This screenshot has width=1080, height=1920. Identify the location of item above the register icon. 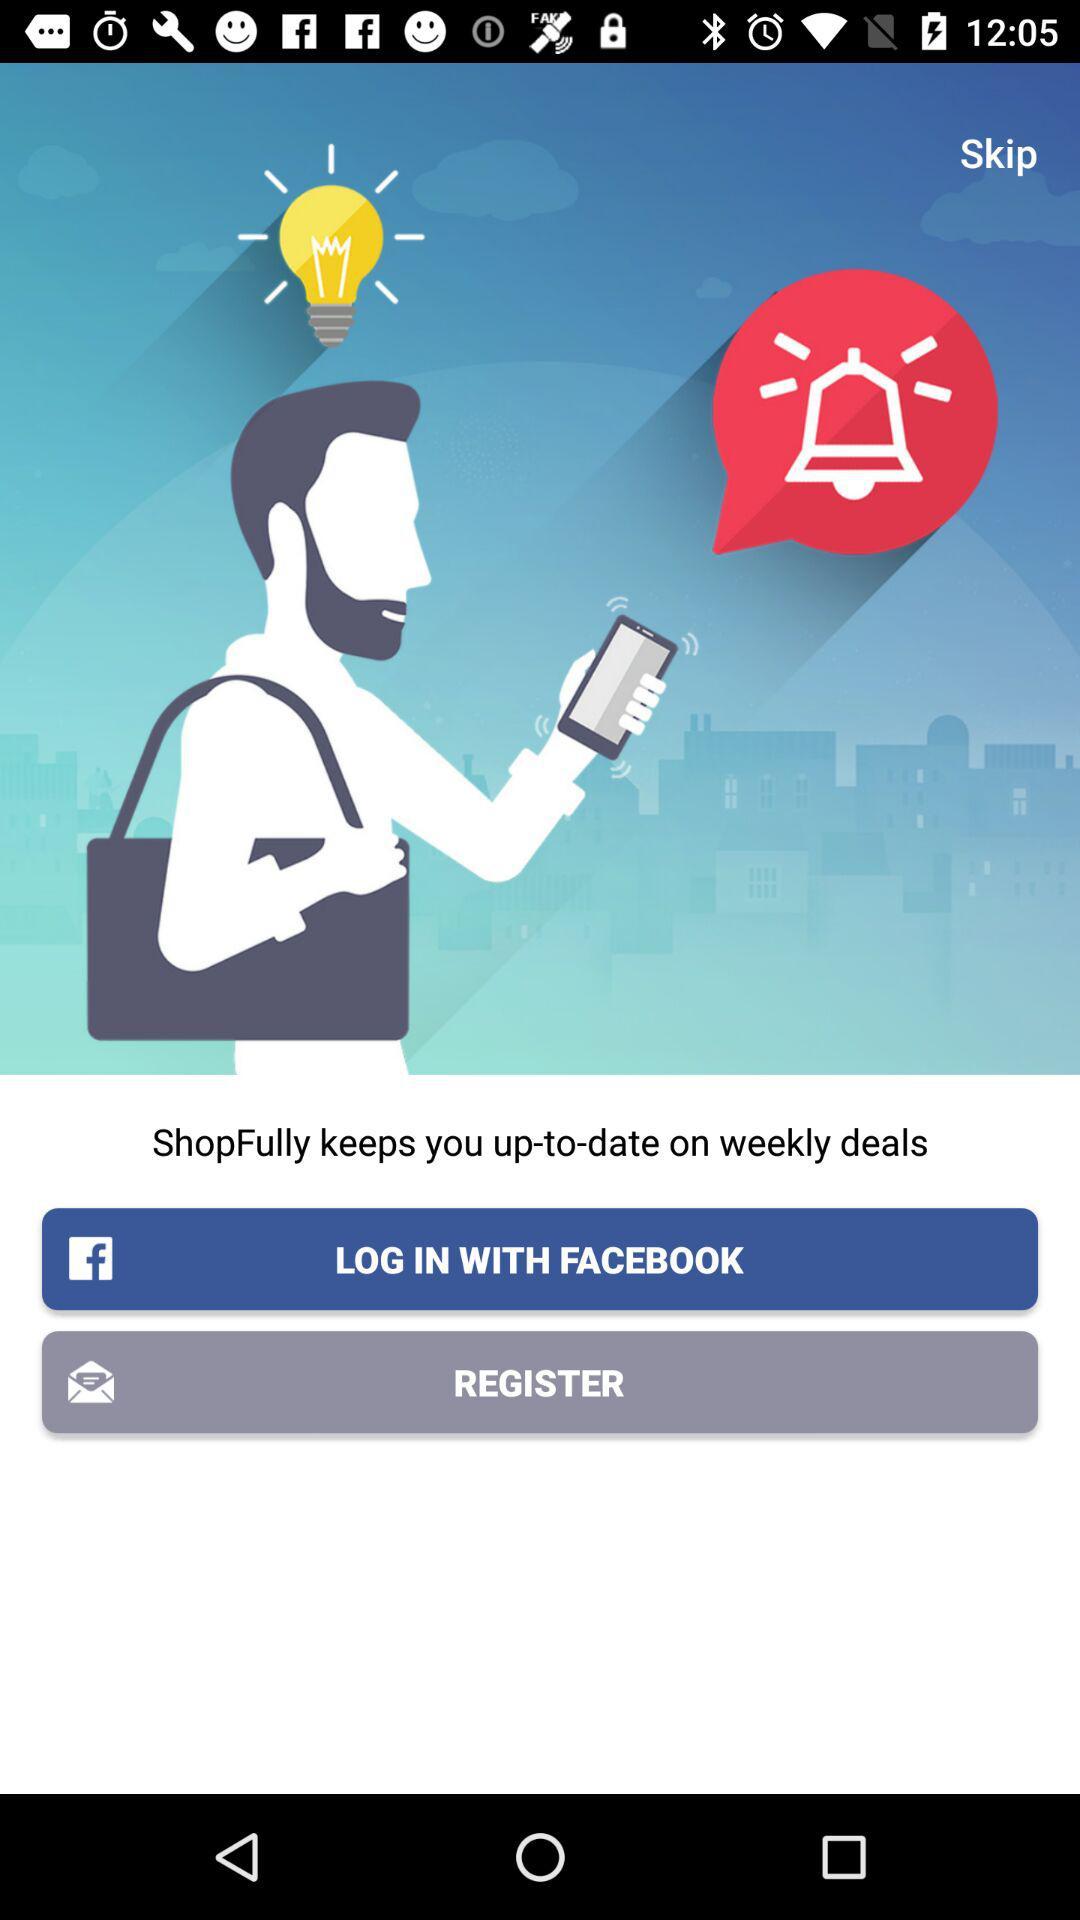
(540, 1258).